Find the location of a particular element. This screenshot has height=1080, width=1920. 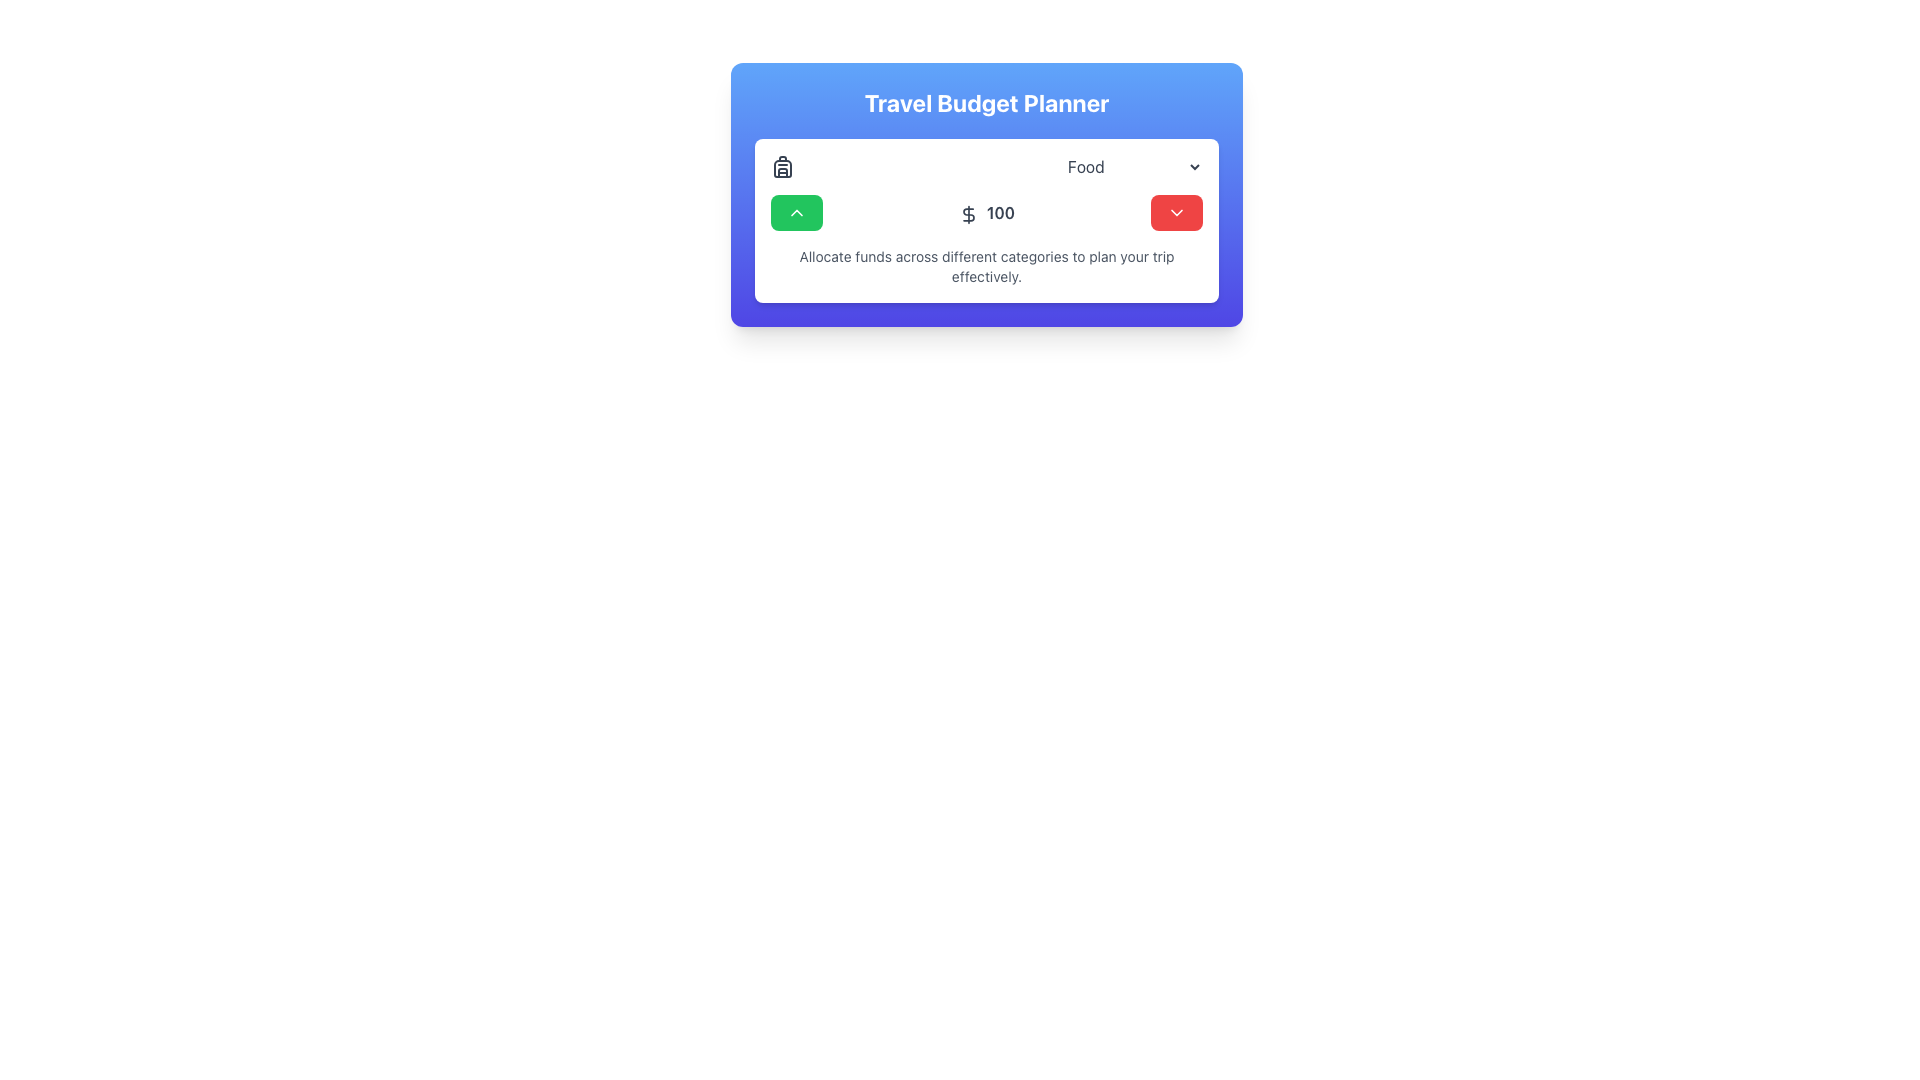

the green rectangular button with rounded corners featuring a white upward chevron, located to the left of the '$ 100' display is located at coordinates (795, 212).